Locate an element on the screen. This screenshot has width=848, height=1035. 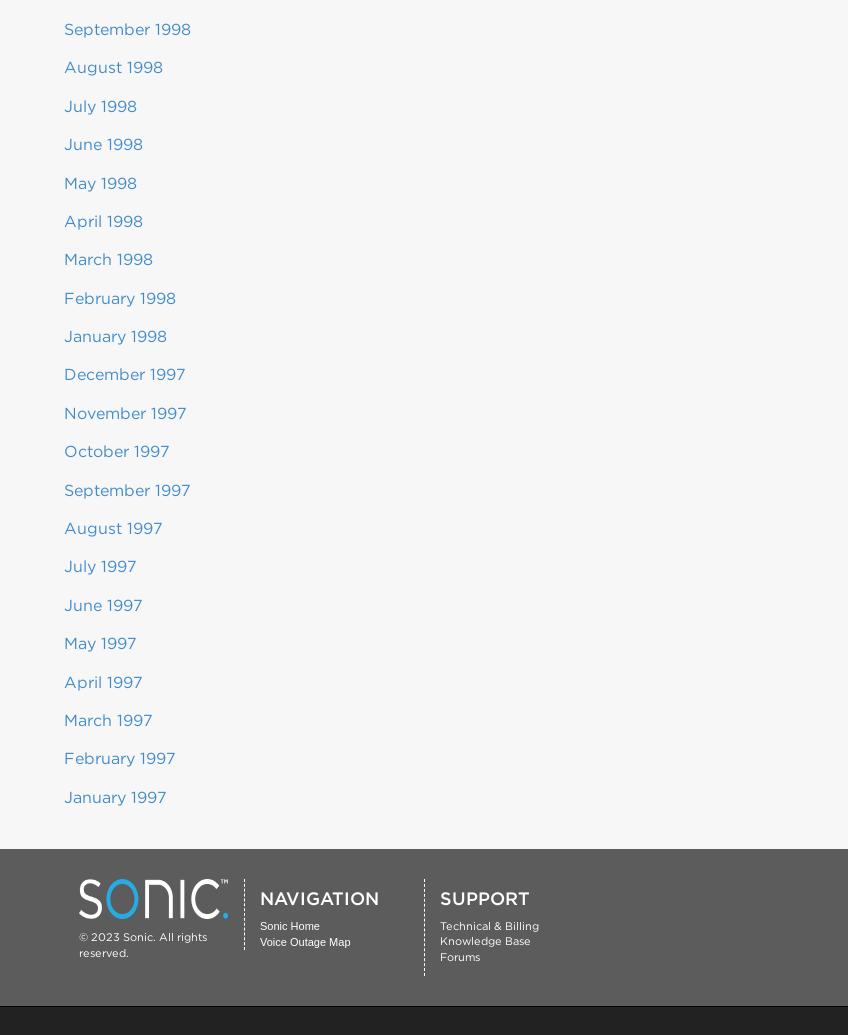
'February 1997' is located at coordinates (118, 757).